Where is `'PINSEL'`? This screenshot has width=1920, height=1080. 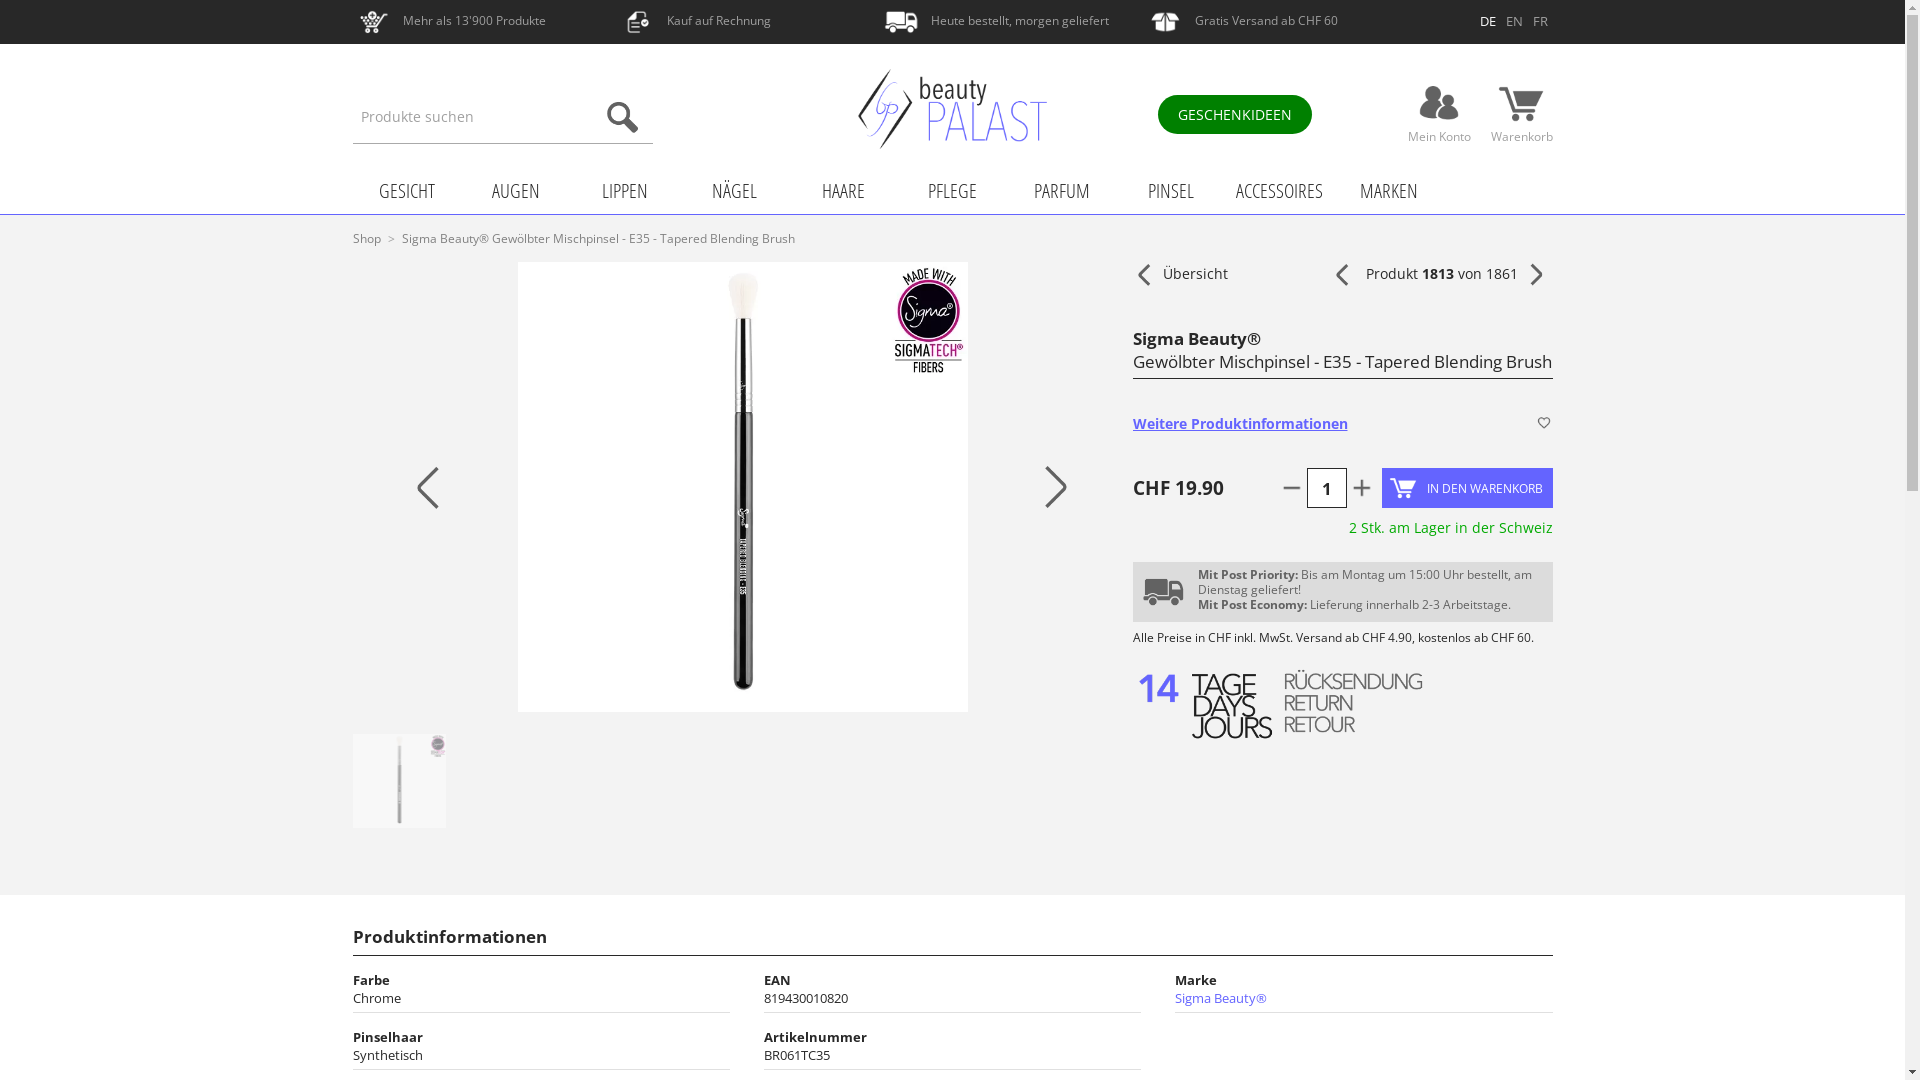
'PINSEL' is located at coordinates (1115, 192).